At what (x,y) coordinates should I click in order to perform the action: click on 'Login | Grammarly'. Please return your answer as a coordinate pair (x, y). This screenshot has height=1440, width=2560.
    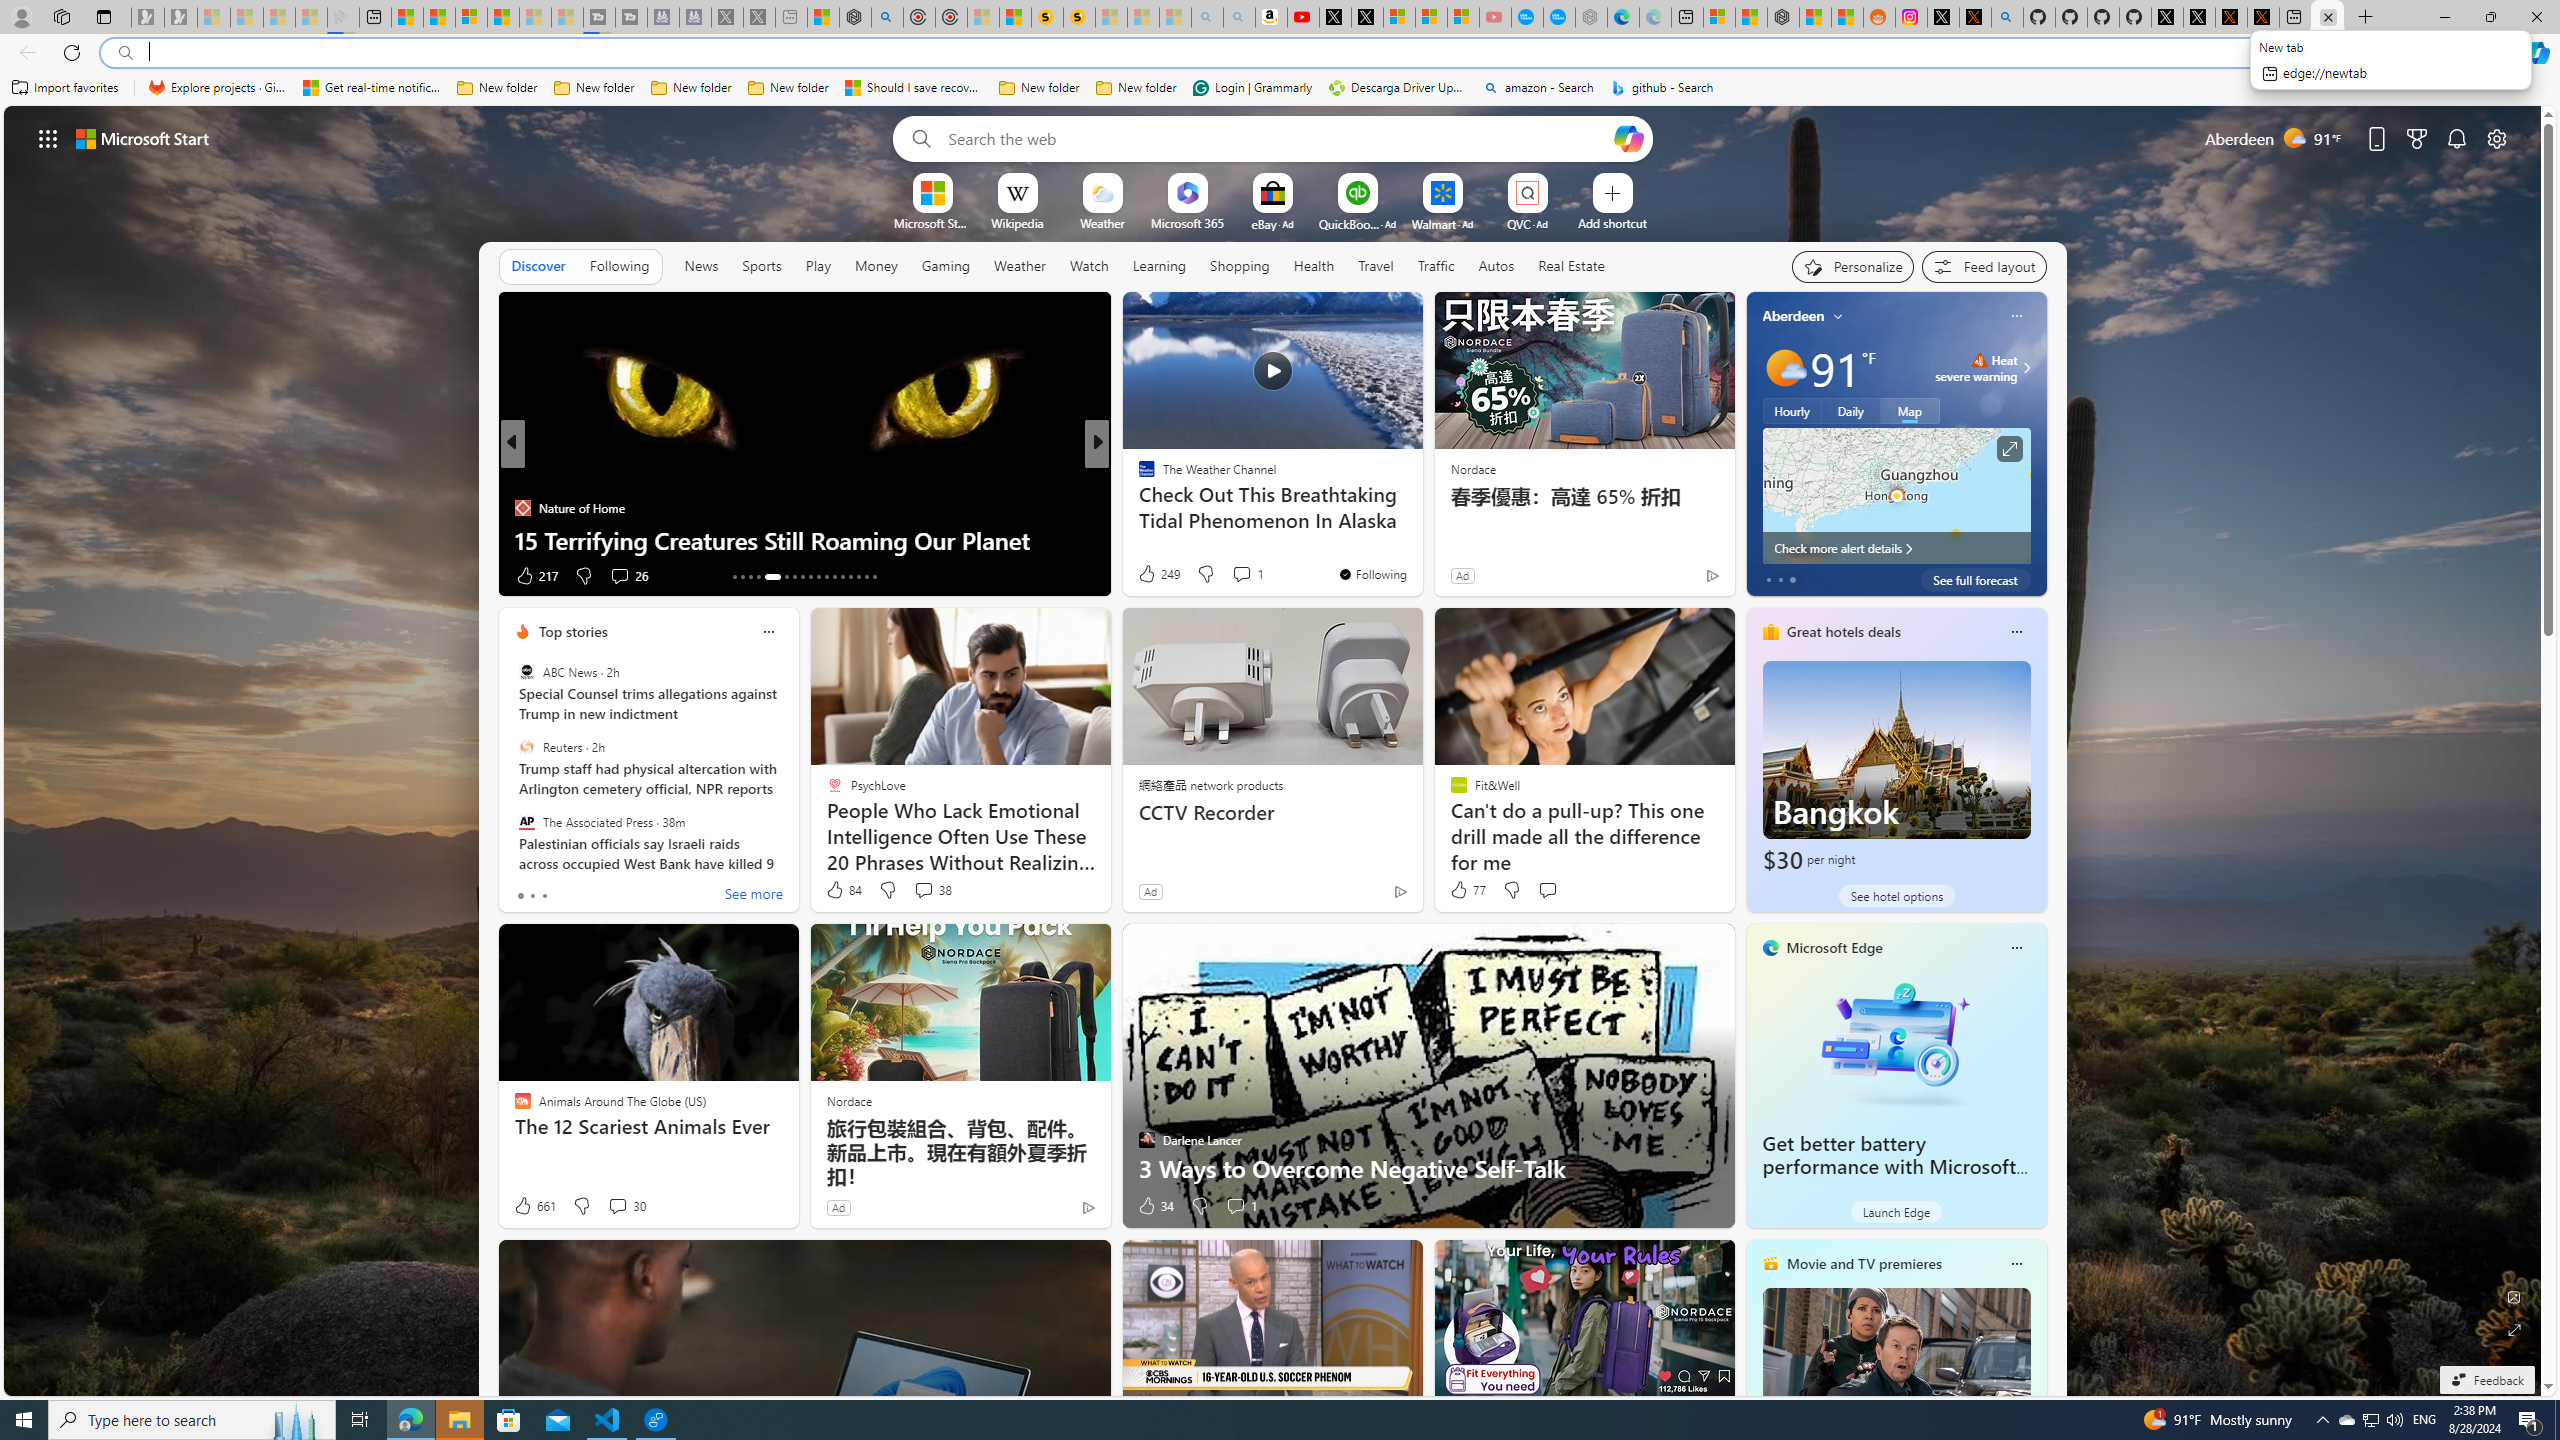
    Looking at the image, I should click on (1252, 87).